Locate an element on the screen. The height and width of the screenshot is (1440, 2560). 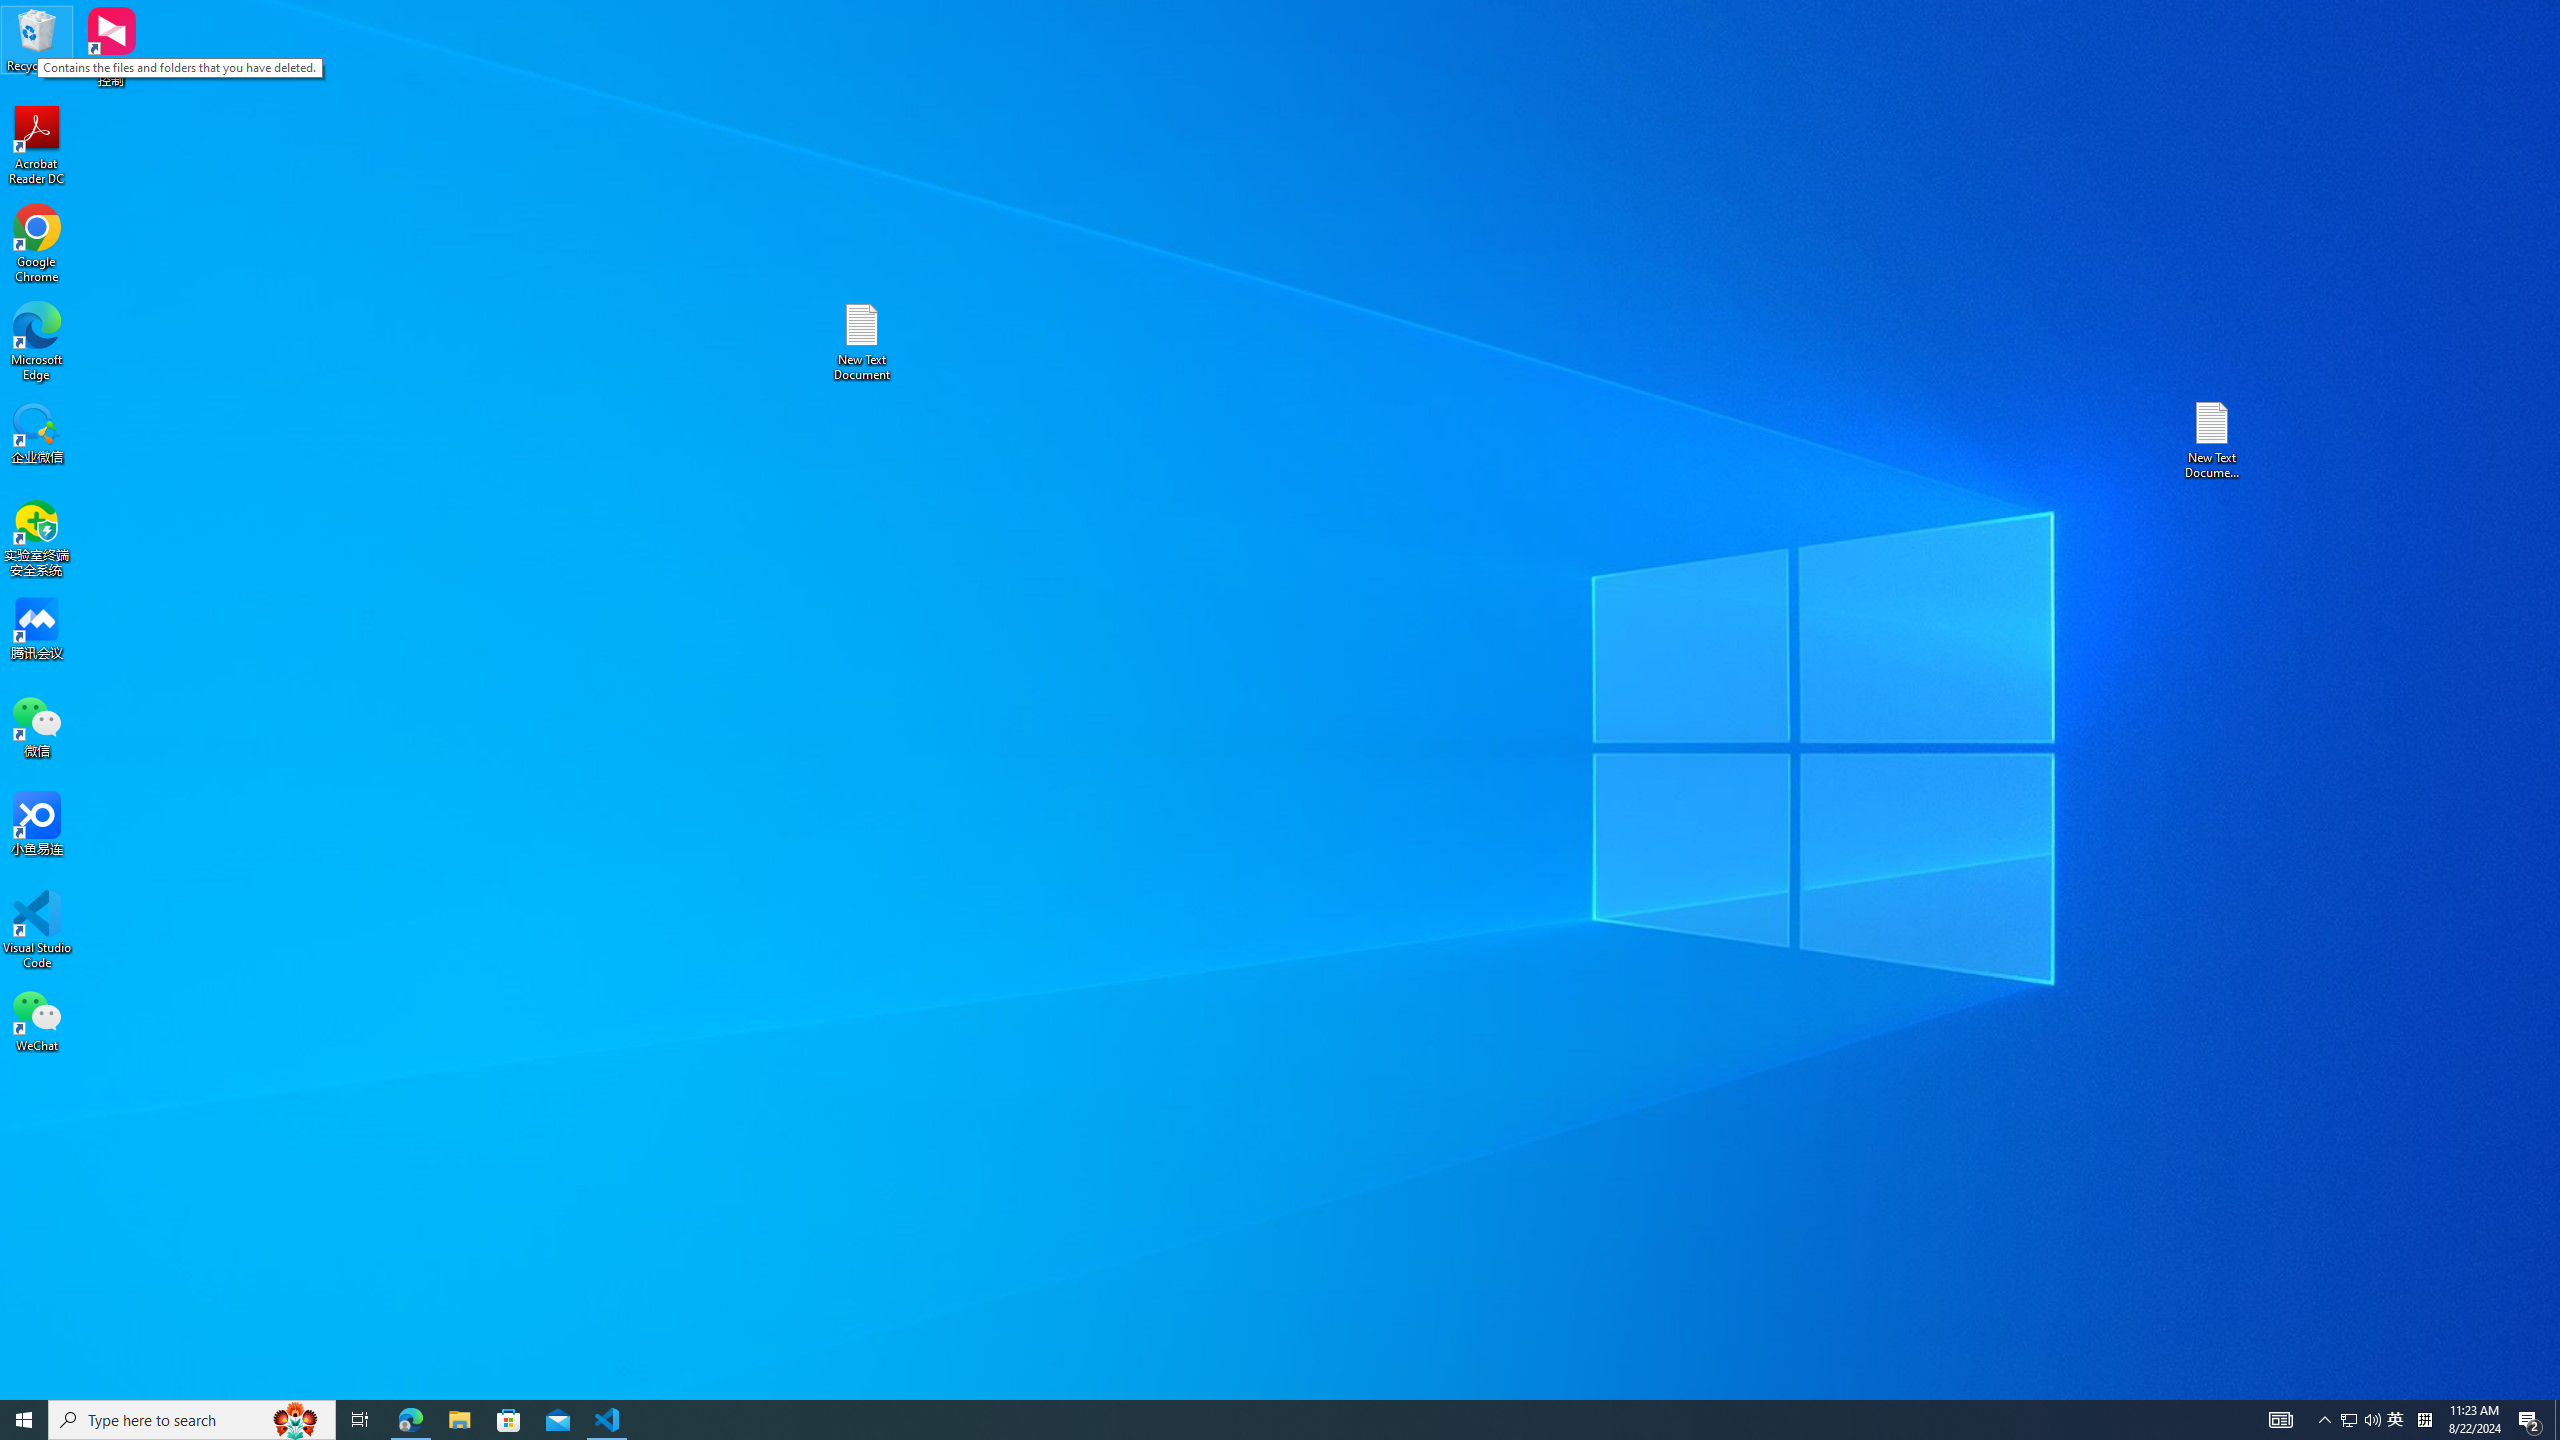
'Acrobat Reader DC' is located at coordinates (36, 145).